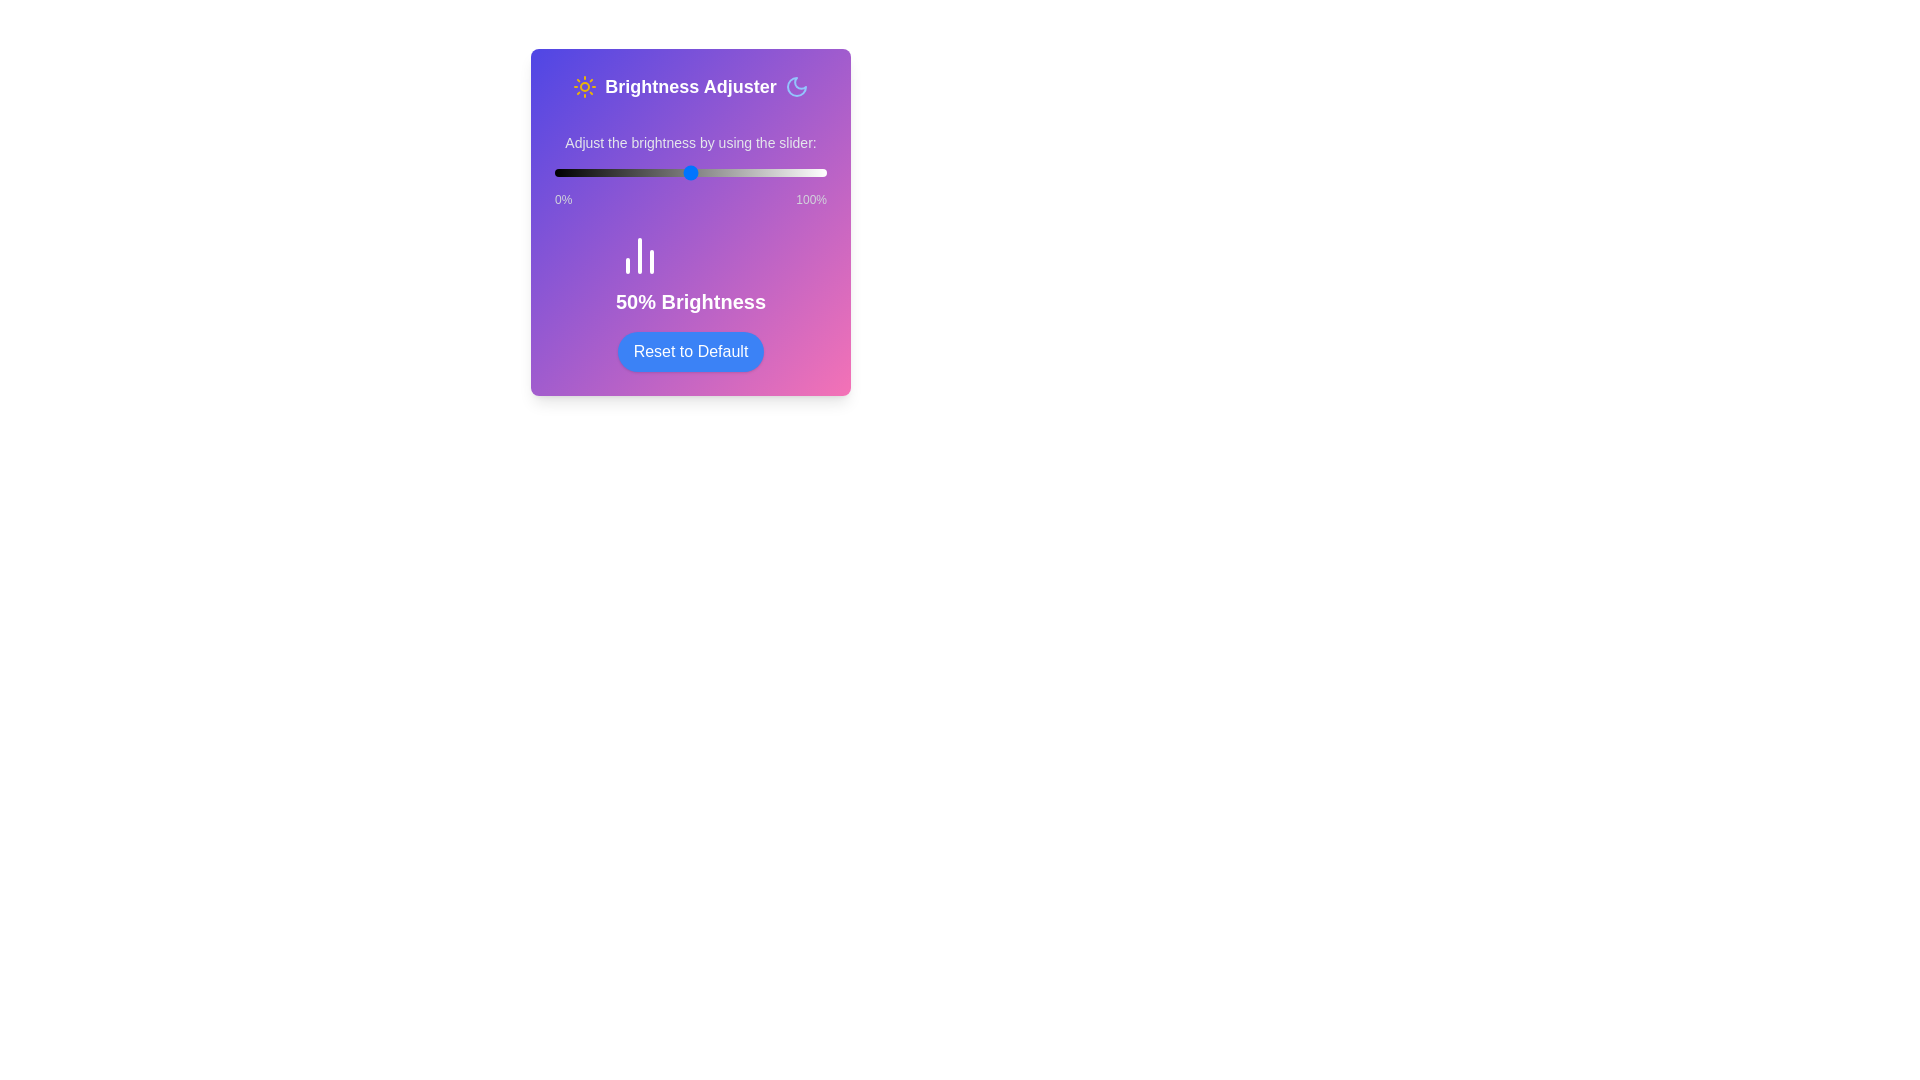  I want to click on the brightness to 73% by moving the slider, so click(752, 172).